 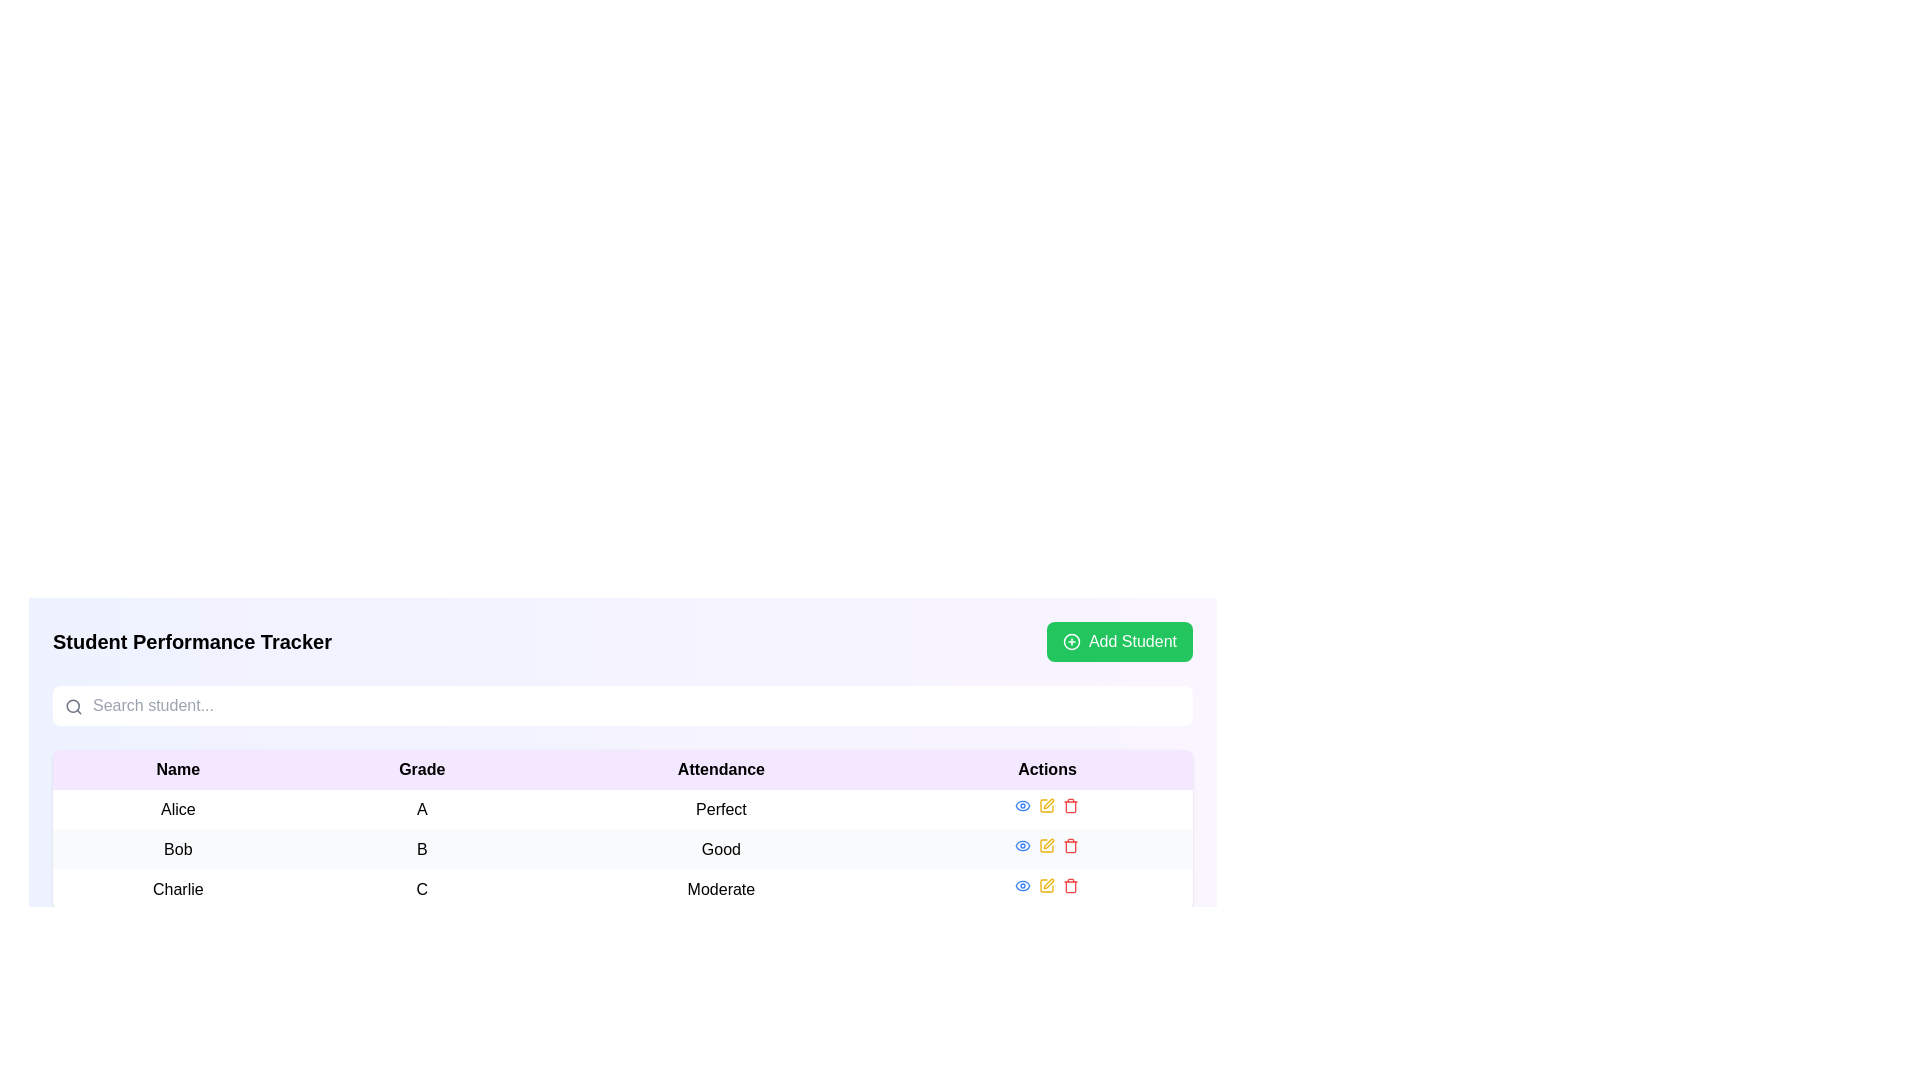 What do you see at coordinates (1046, 769) in the screenshot?
I see `the 'Actions' header label in the data table, which is the last column header indicating actions for each row` at bounding box center [1046, 769].